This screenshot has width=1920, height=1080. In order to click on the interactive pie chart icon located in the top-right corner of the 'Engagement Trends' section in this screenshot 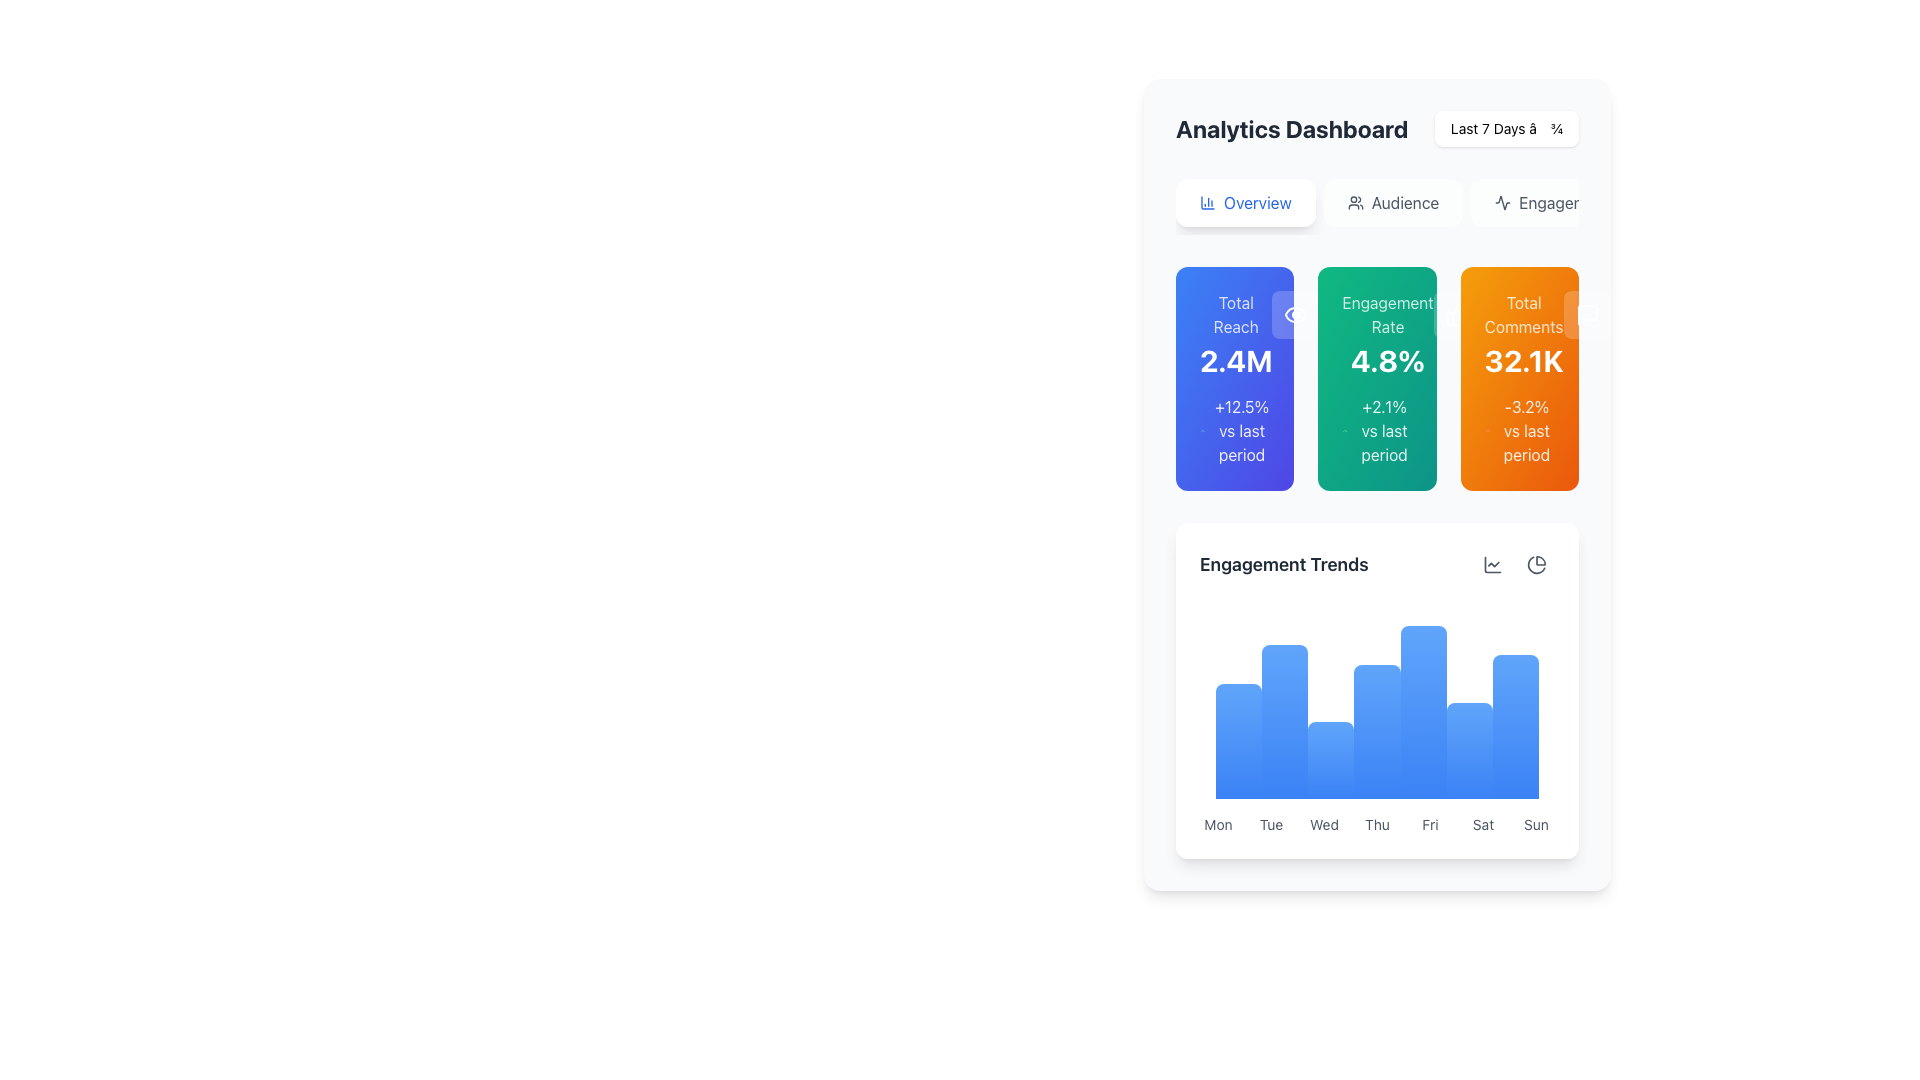, I will do `click(1535, 564)`.